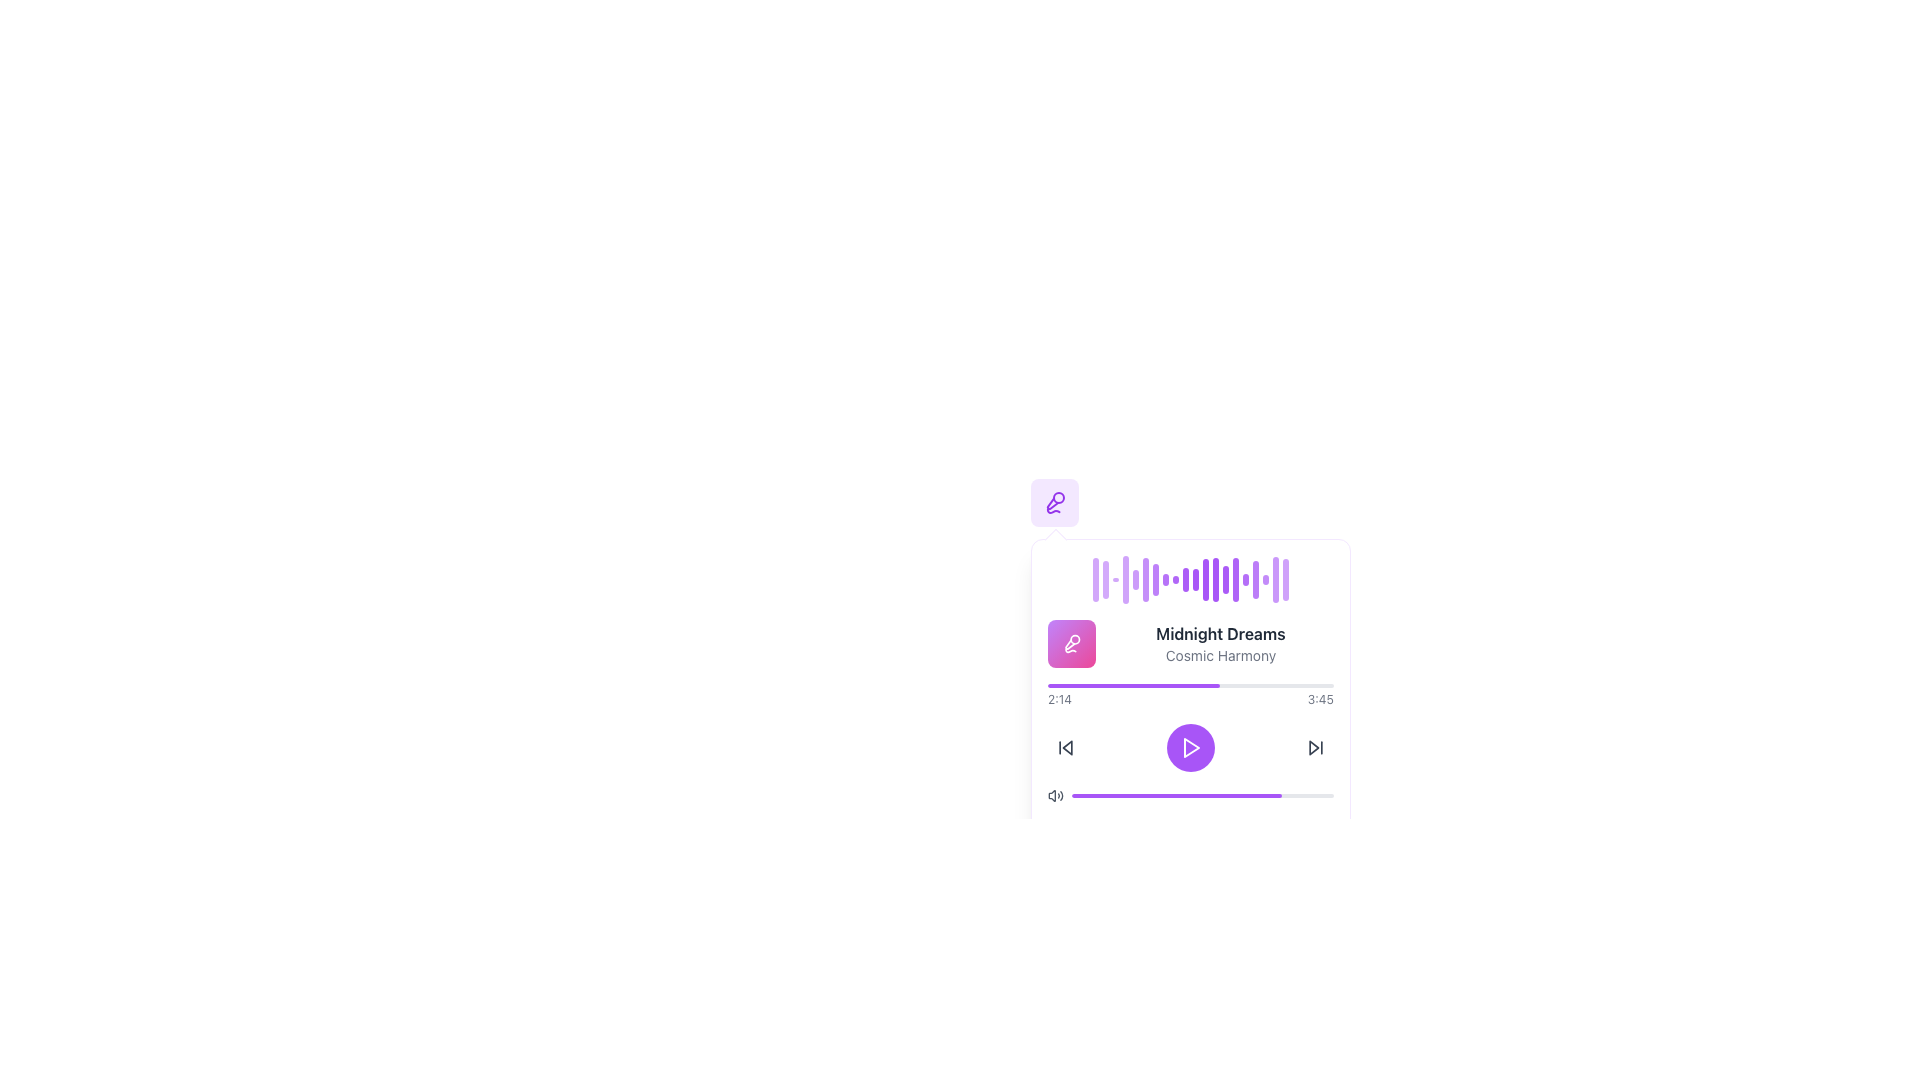 Image resolution: width=1920 pixels, height=1080 pixels. Describe the element at coordinates (1195, 579) in the screenshot. I see `the twelfth purple bar in the audio waveform sequence, which has rounded ends and is part of a wave-like pattern` at that location.